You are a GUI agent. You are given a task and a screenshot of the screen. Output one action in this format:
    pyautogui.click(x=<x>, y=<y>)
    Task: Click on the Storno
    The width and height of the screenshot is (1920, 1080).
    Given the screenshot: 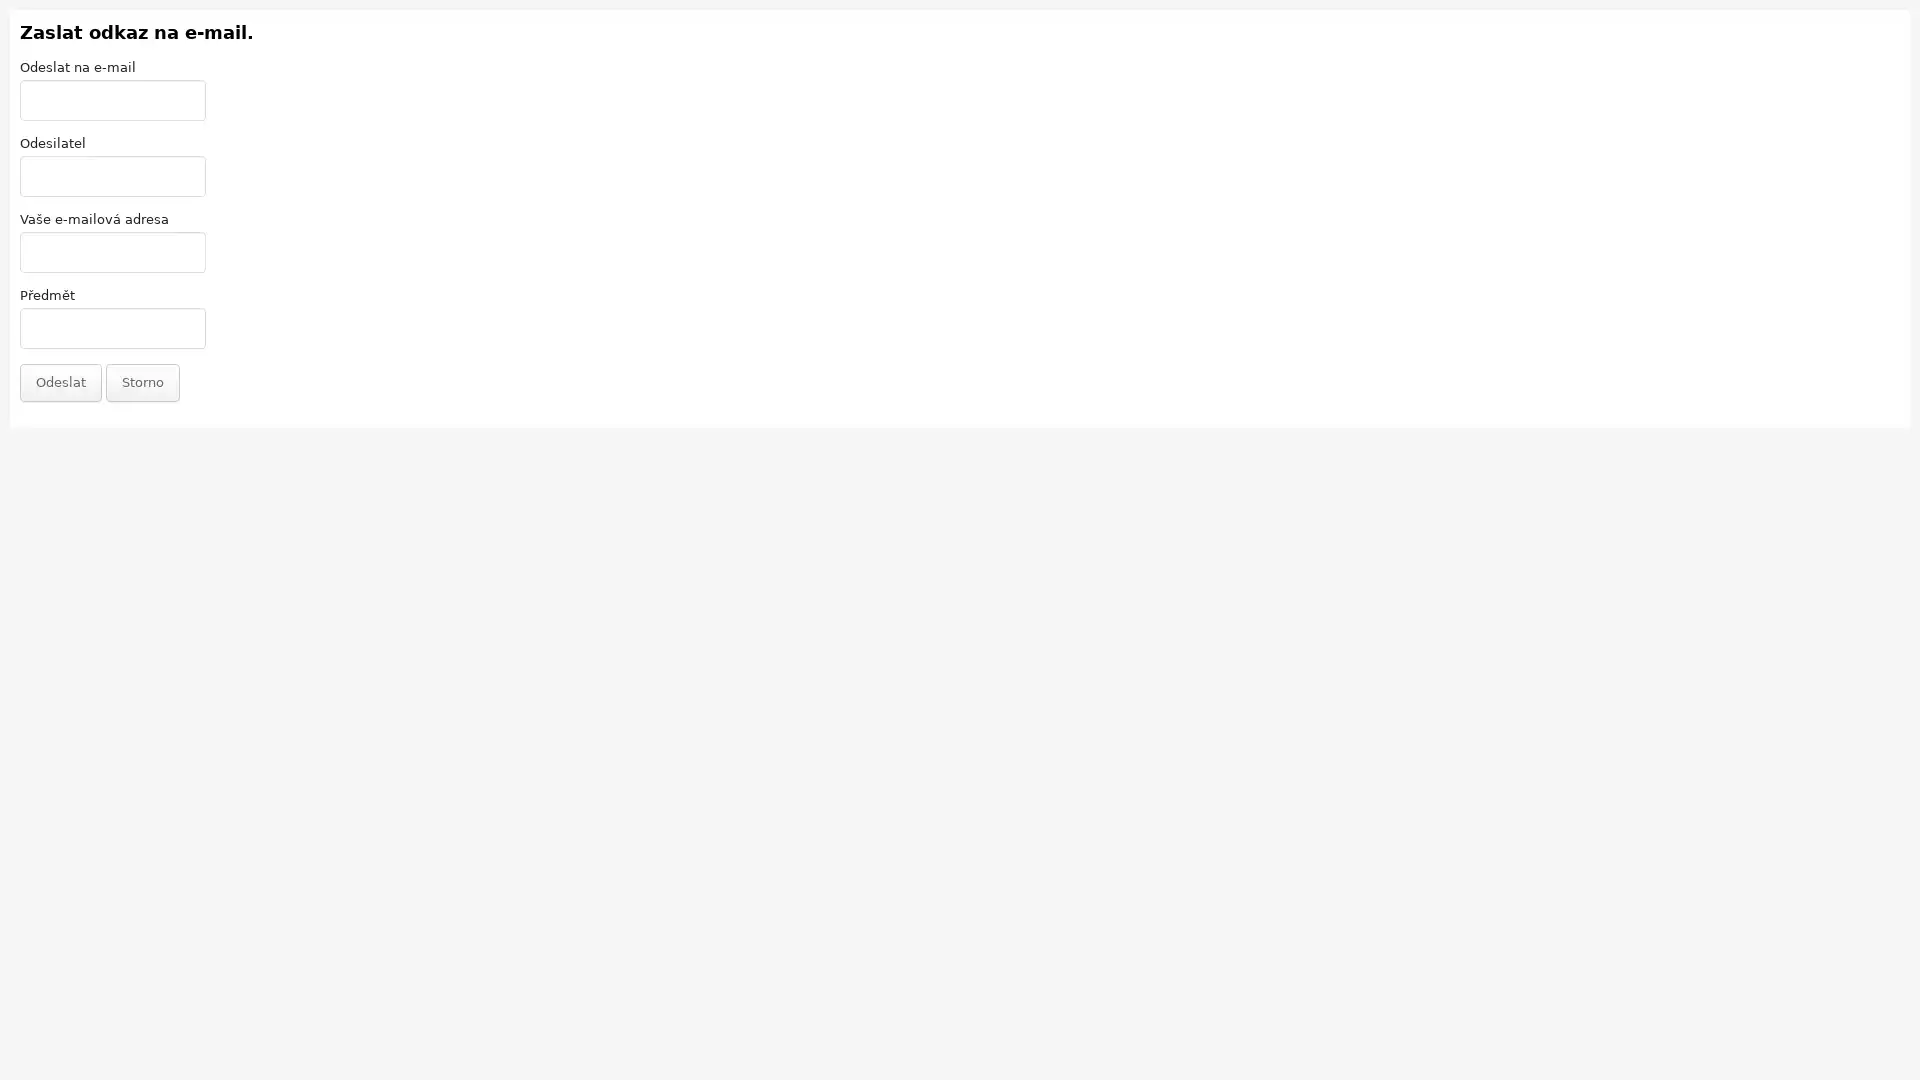 What is the action you would take?
    pyautogui.click(x=142, y=382)
    